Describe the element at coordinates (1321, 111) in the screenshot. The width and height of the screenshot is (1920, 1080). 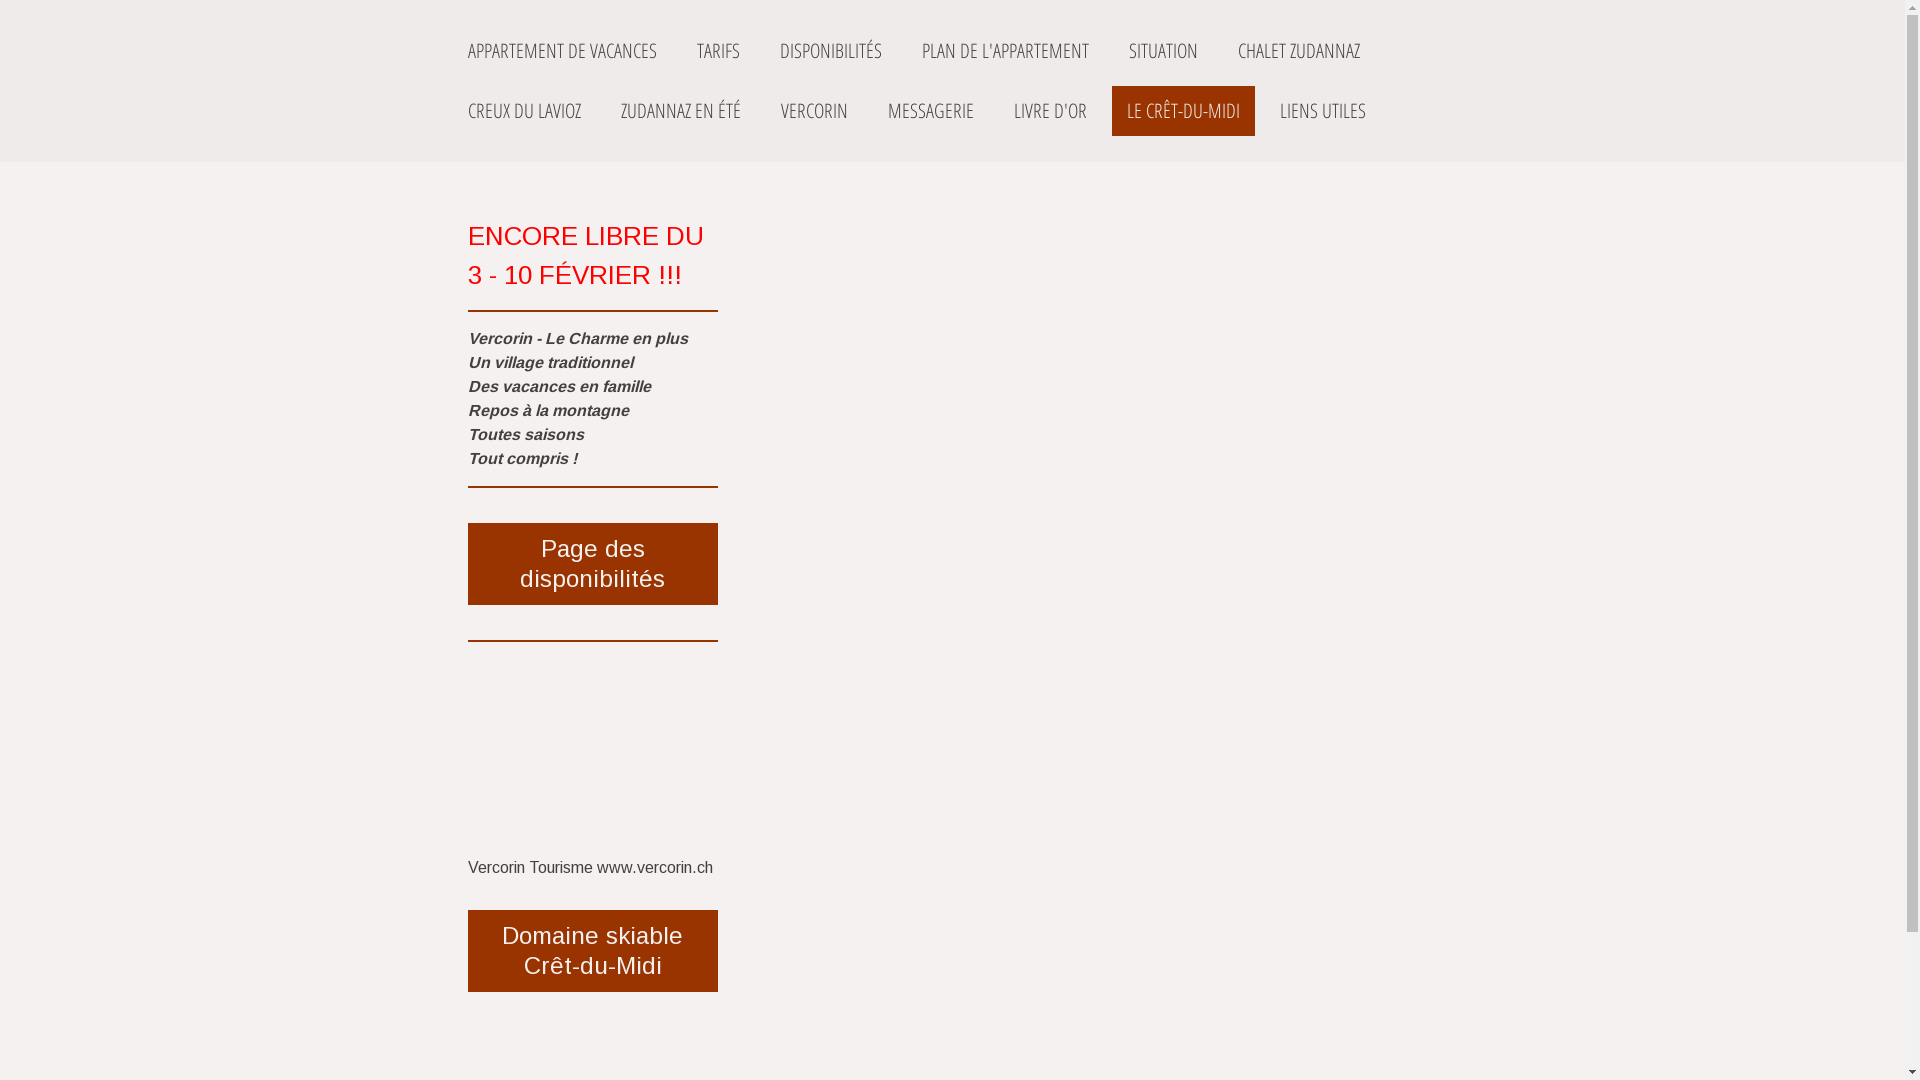
I see `'LIENS UTILES'` at that location.